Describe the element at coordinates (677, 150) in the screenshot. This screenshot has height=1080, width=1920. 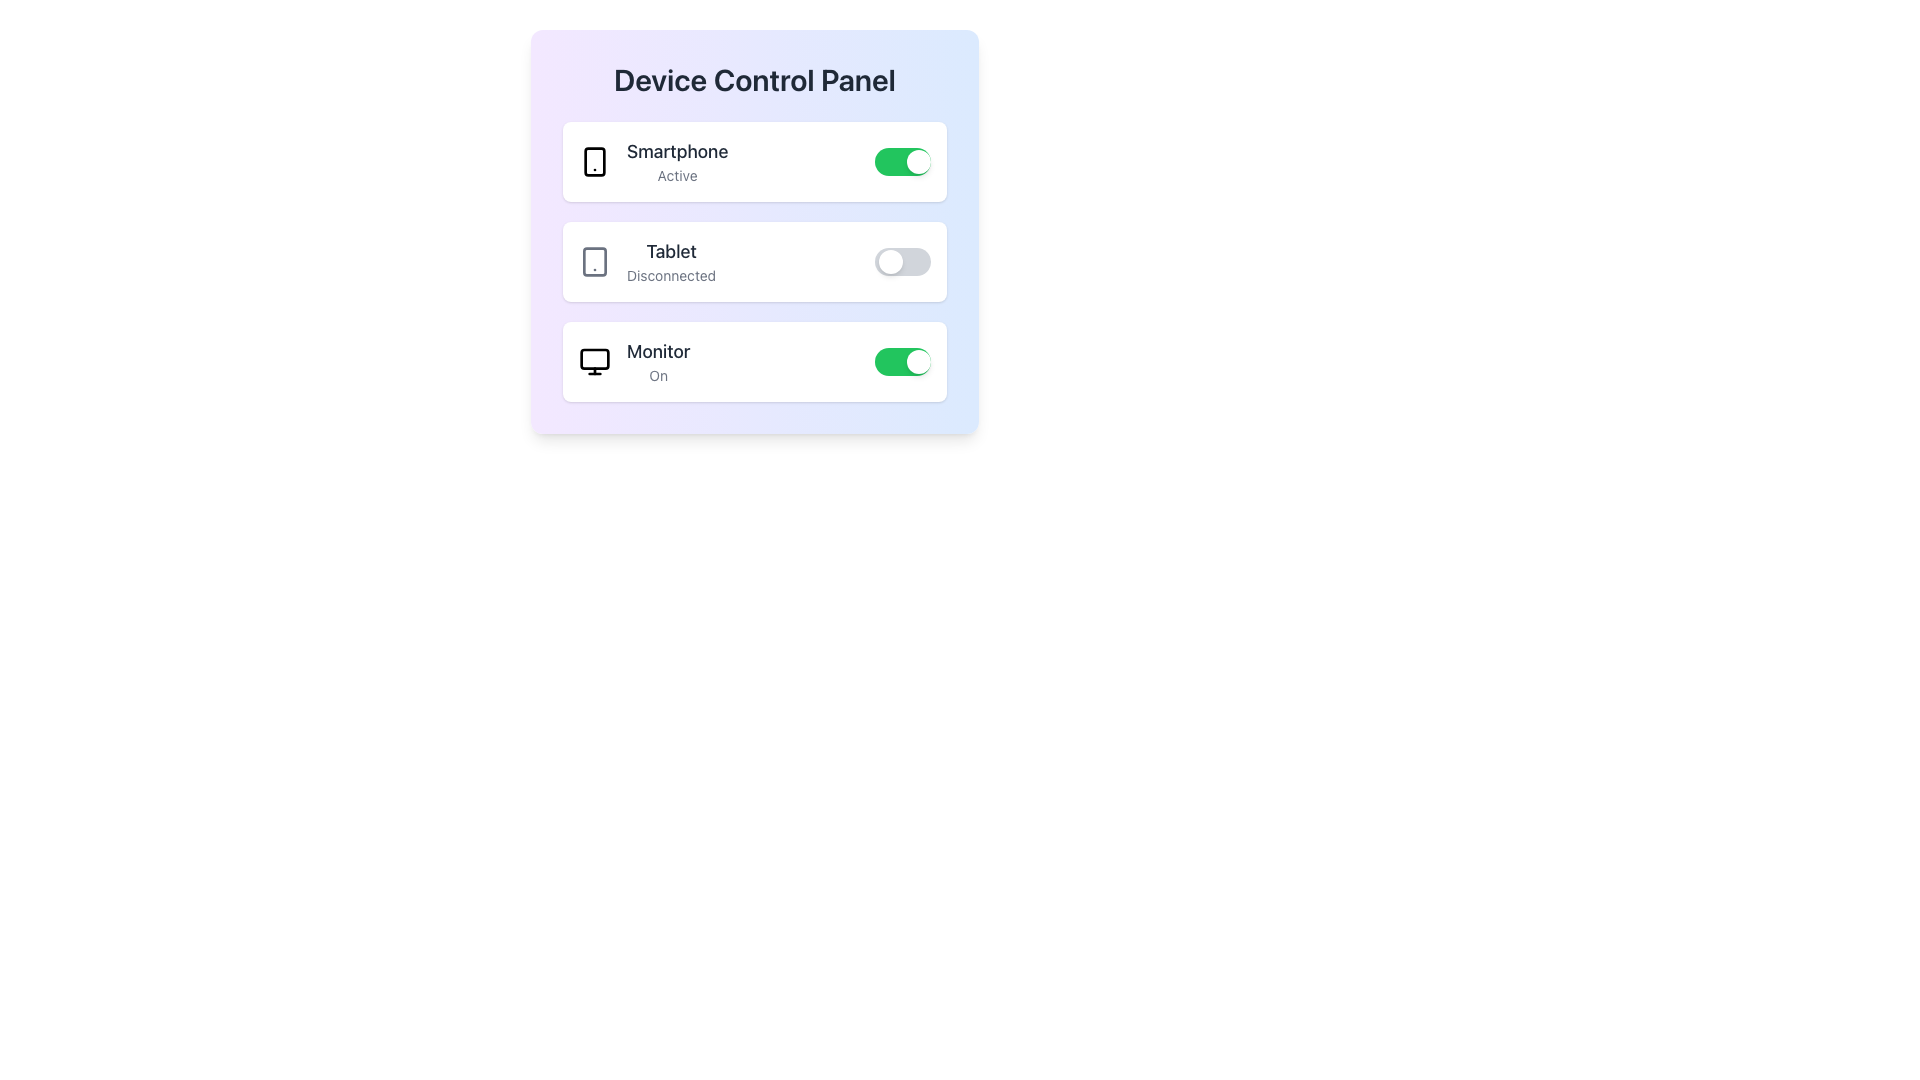
I see `the Text label that identifies the corresponding device in the Device Control Panel, located above the 'Active' text, with a smartphone icon on the left and a toggle switch on the right` at that location.